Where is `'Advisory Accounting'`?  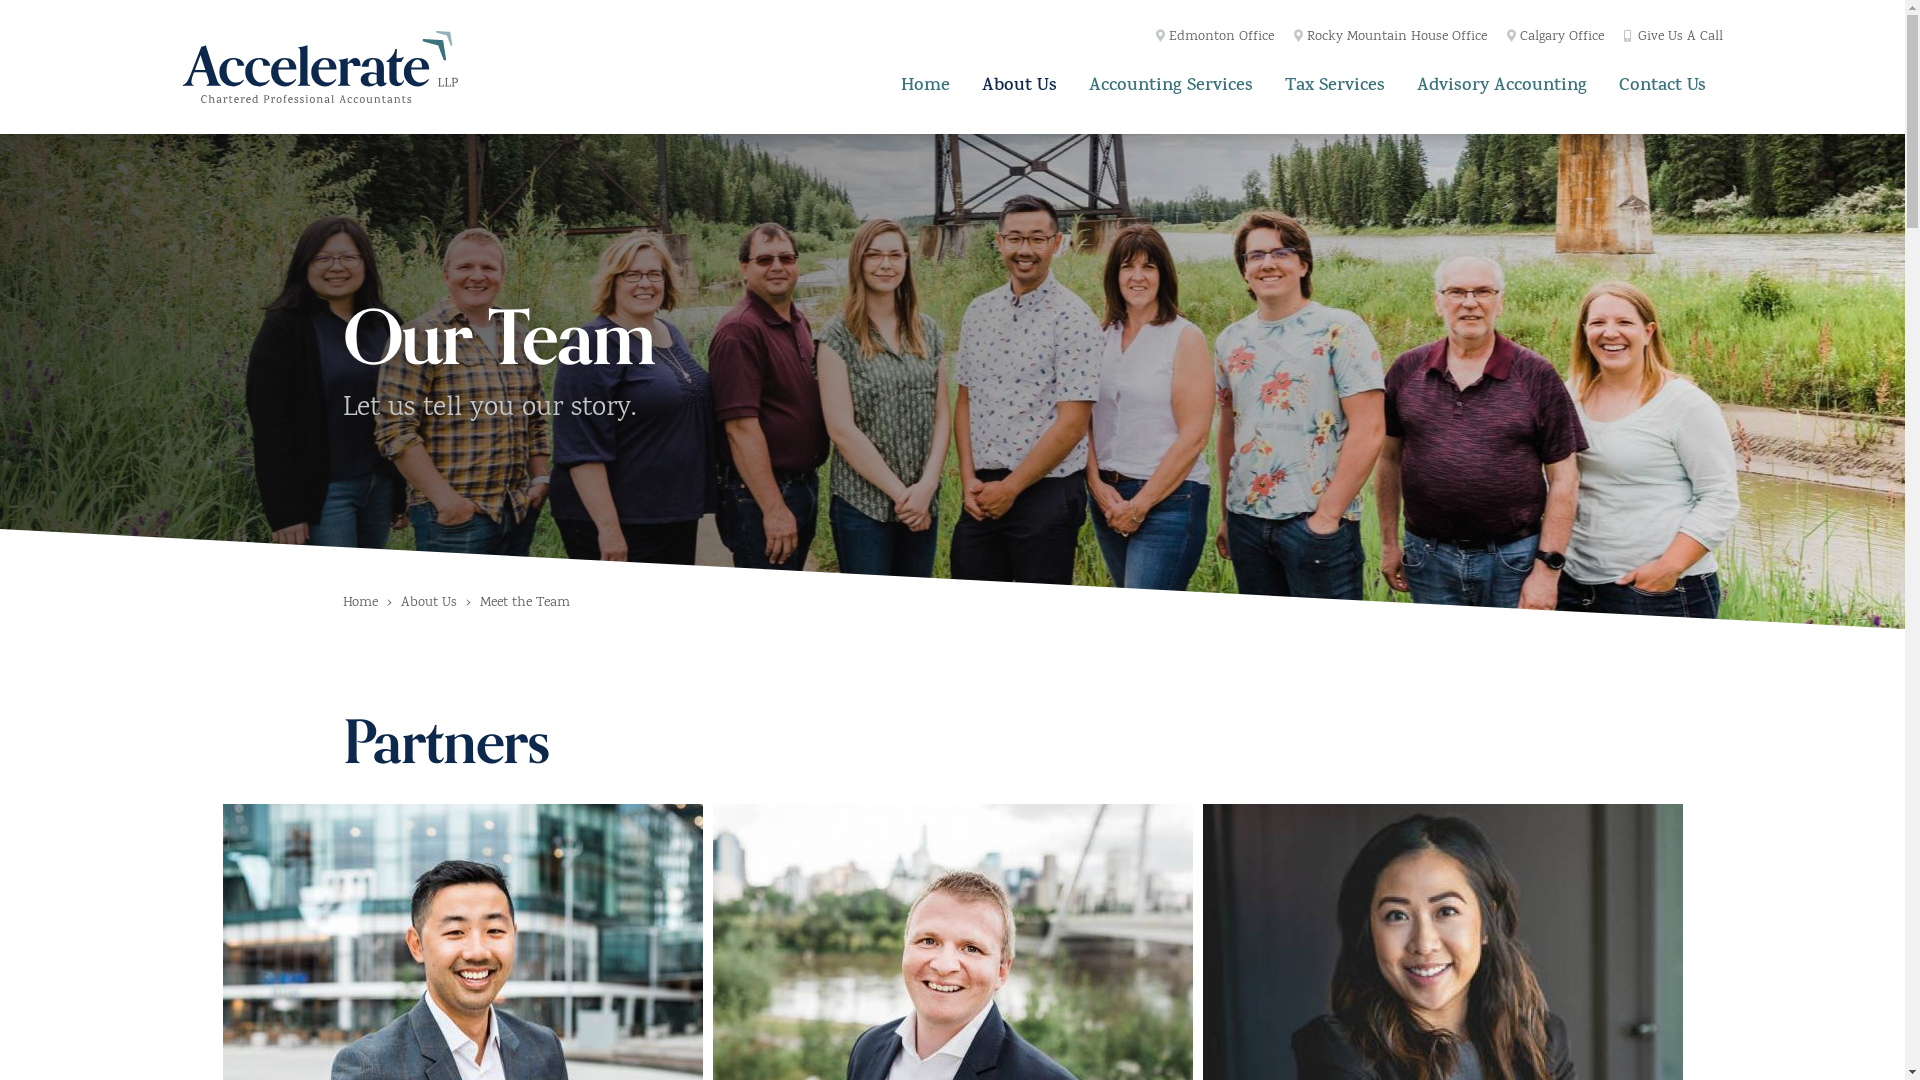 'Advisory Accounting' is located at coordinates (1502, 83).